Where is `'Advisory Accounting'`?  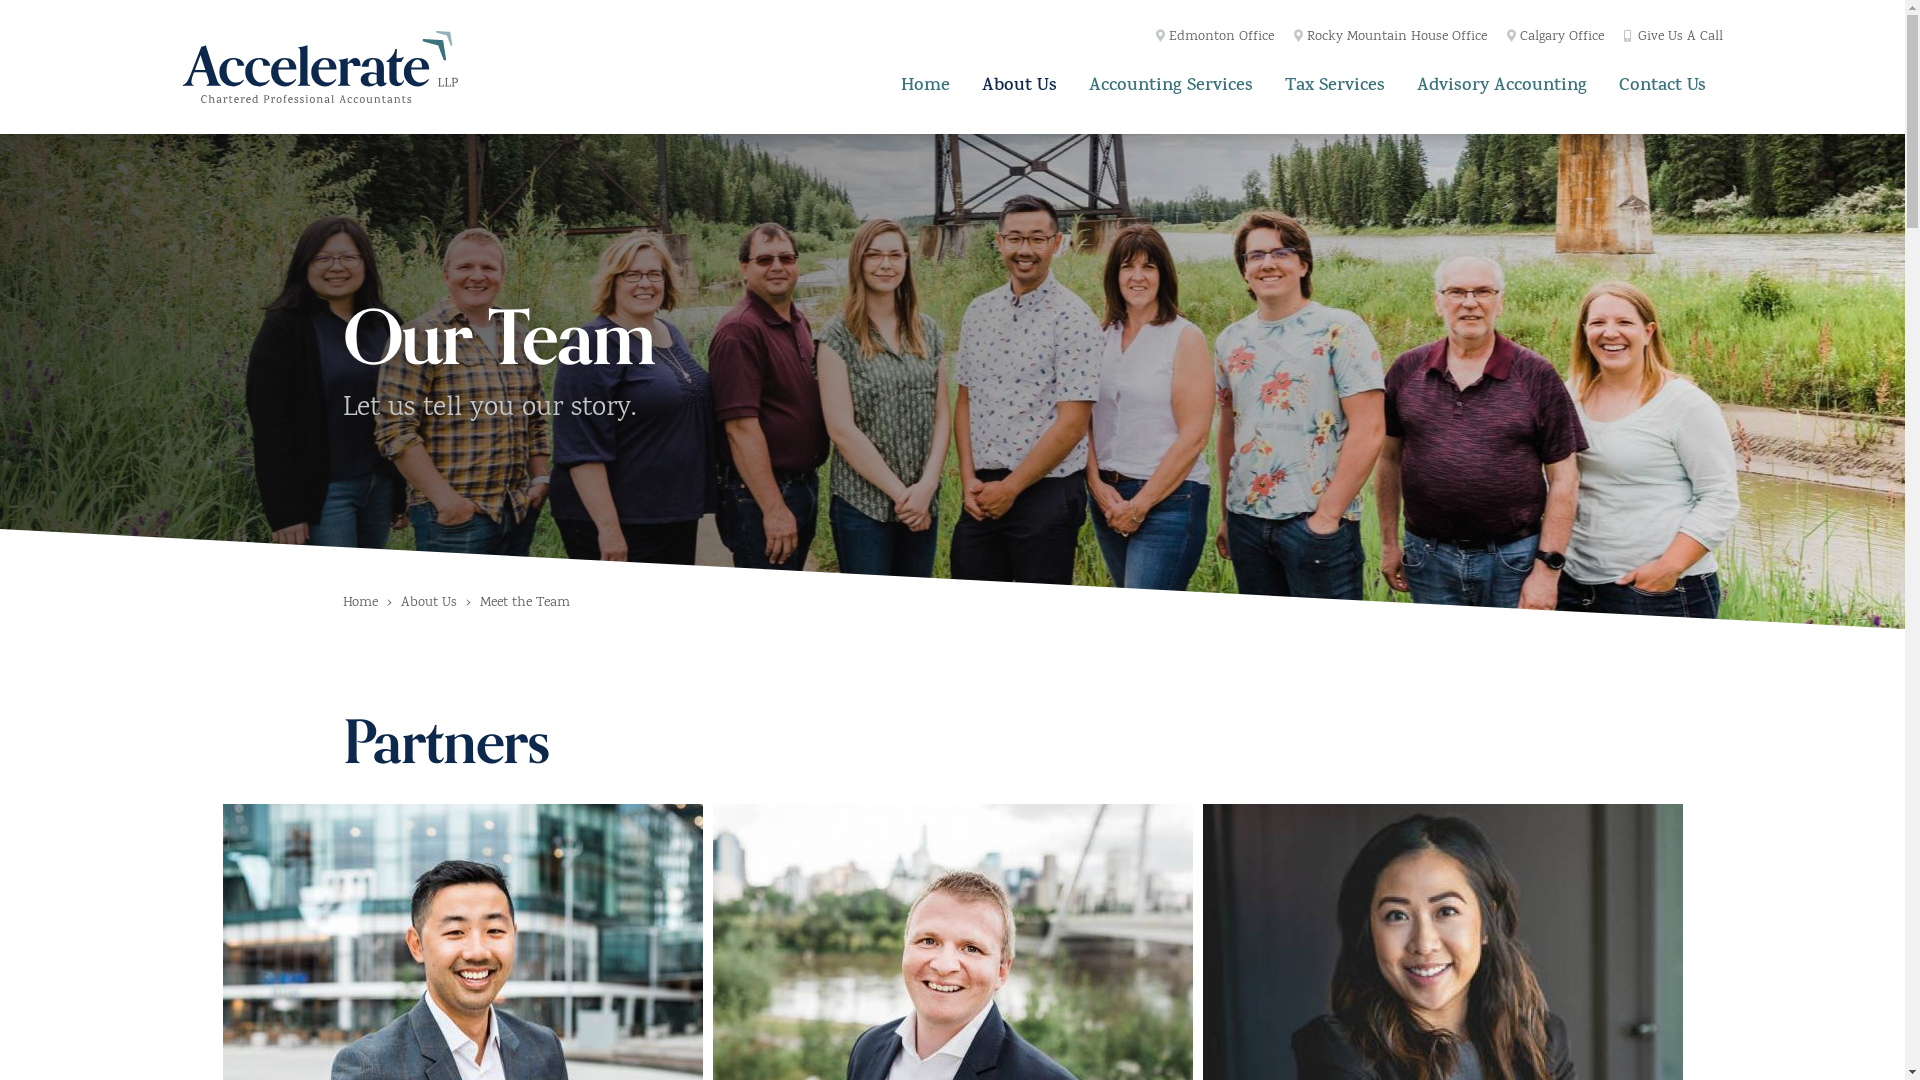 'Advisory Accounting' is located at coordinates (1502, 83).